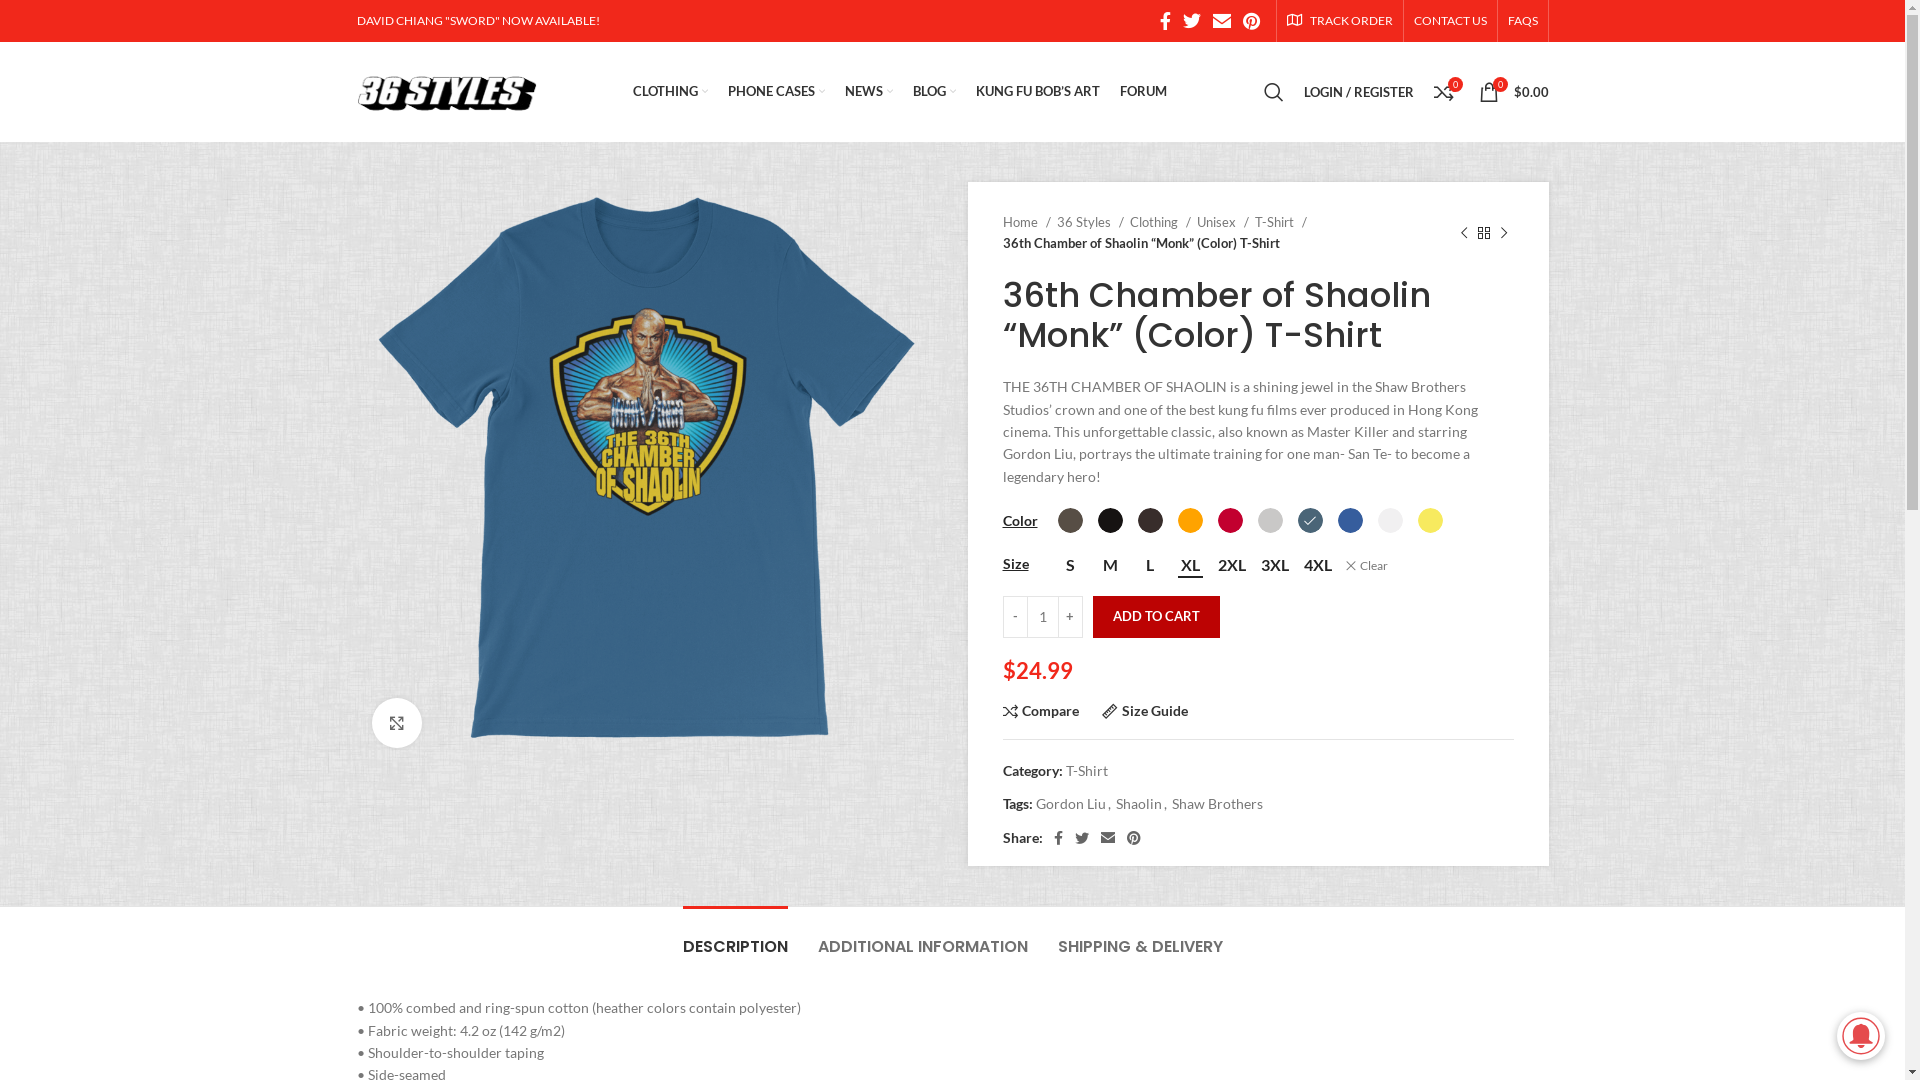 Image resolution: width=1920 pixels, height=1080 pixels. What do you see at coordinates (1358, 92) in the screenshot?
I see `'LOGIN / REGISTER'` at bounding box center [1358, 92].